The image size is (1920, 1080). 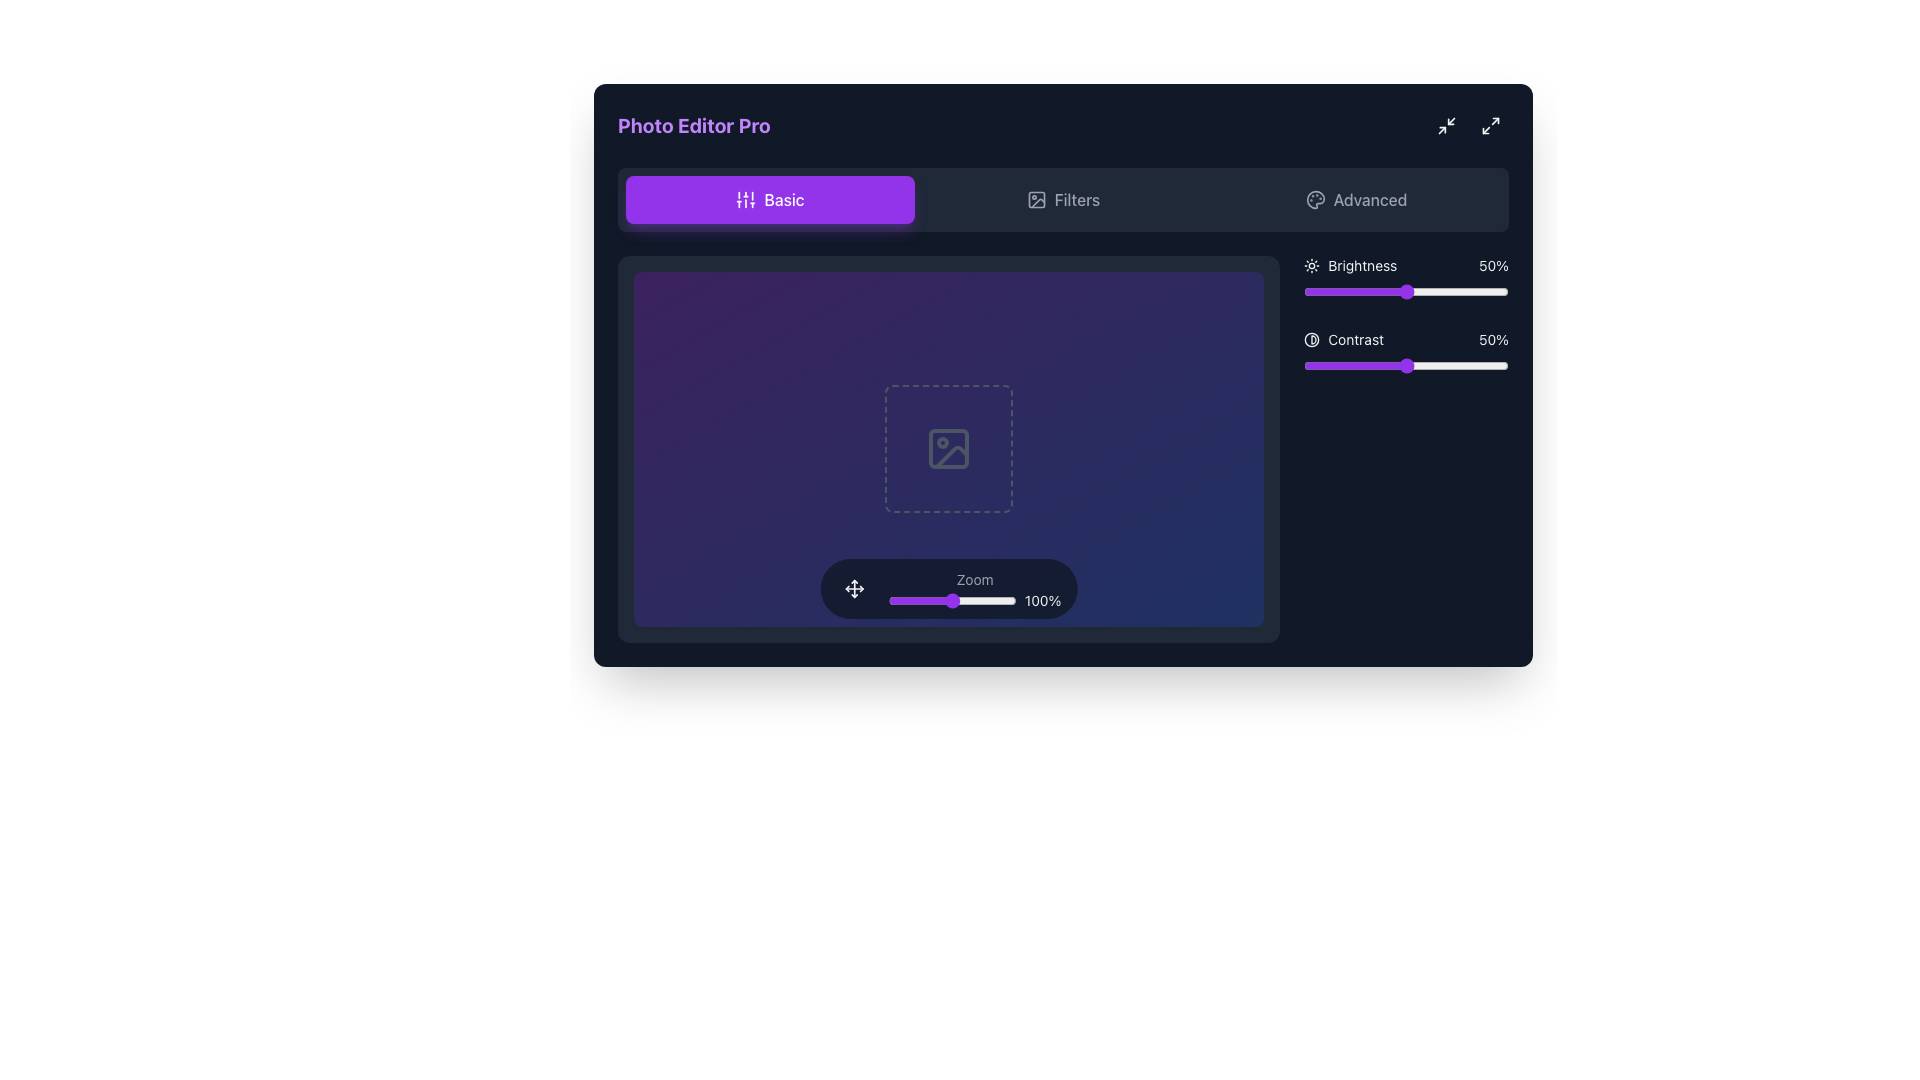 What do you see at coordinates (1356, 200) in the screenshot?
I see `the 'Advanced' button located at the far right of the row of three buttons labeled 'Basic', 'Filters', and 'Advanced'` at bounding box center [1356, 200].